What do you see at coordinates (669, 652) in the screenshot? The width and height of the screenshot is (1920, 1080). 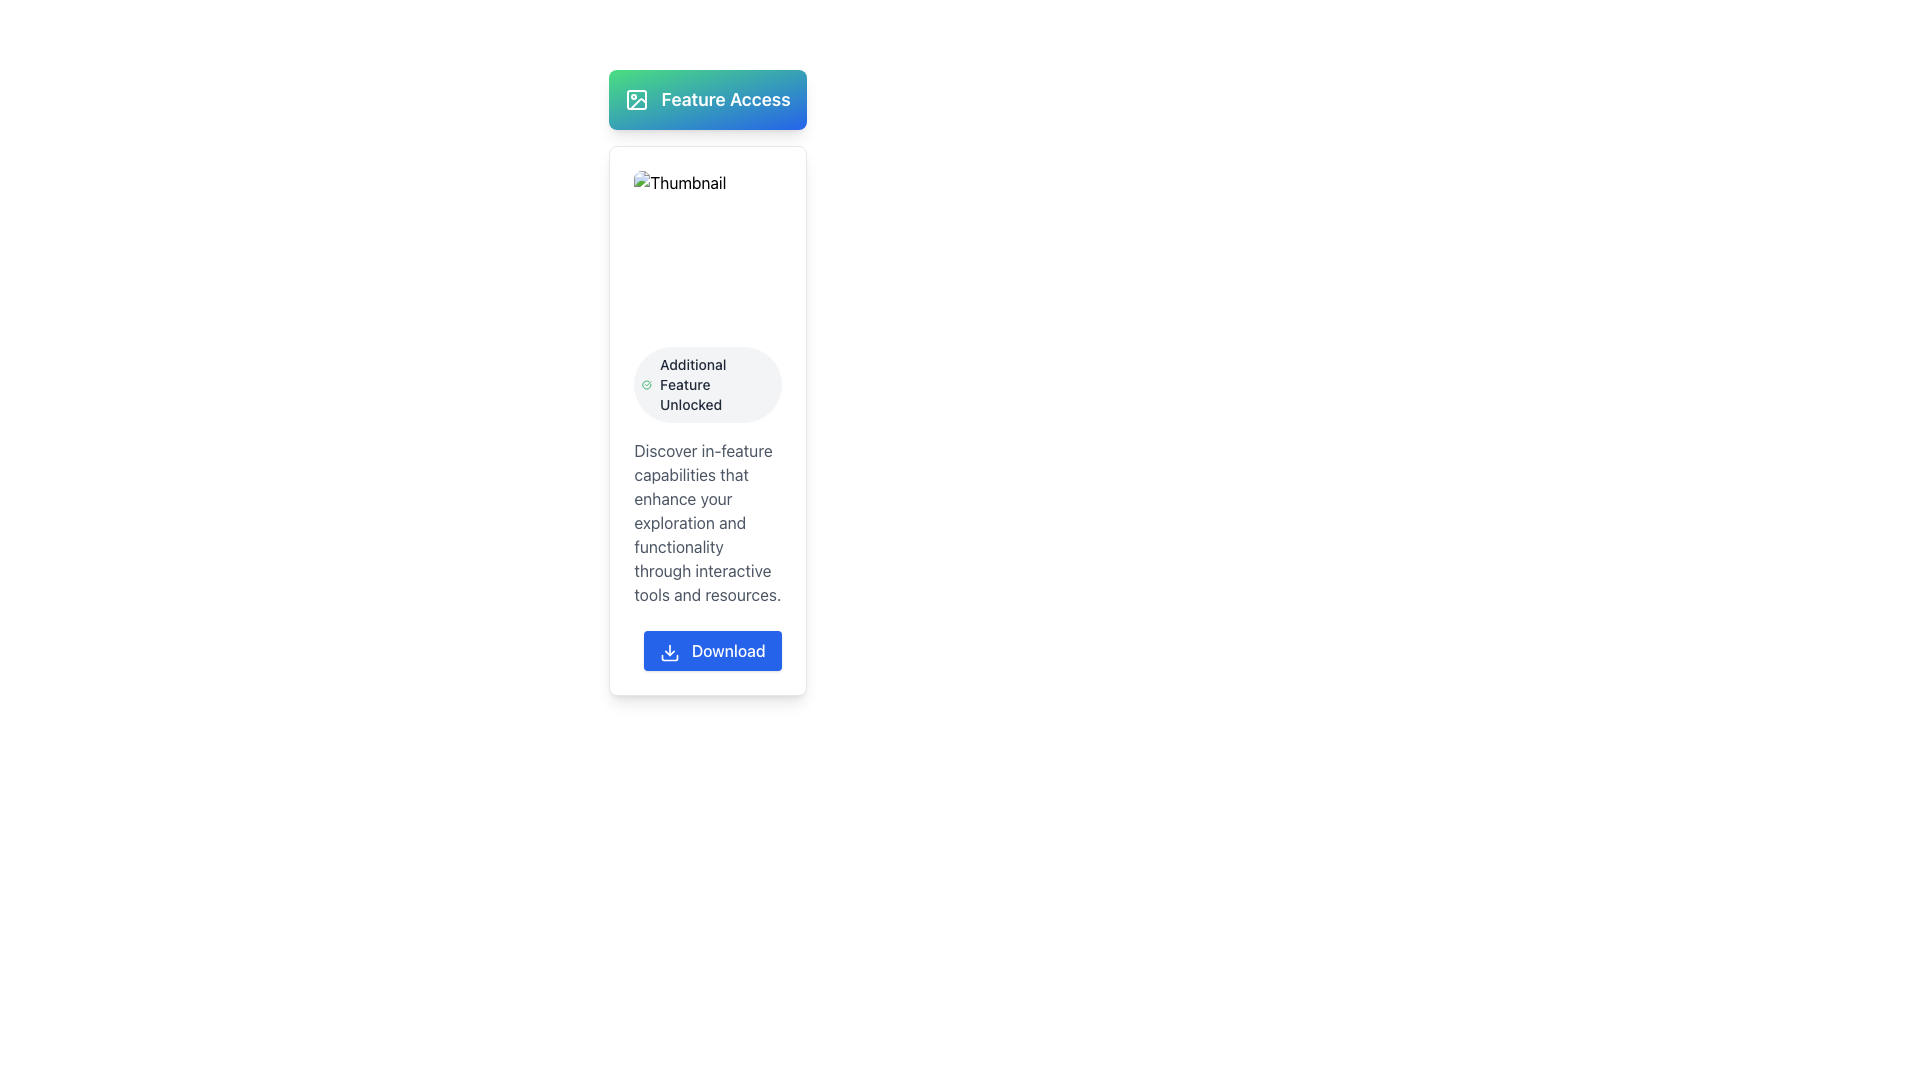 I see `the graphical icon within the blue button` at bounding box center [669, 652].